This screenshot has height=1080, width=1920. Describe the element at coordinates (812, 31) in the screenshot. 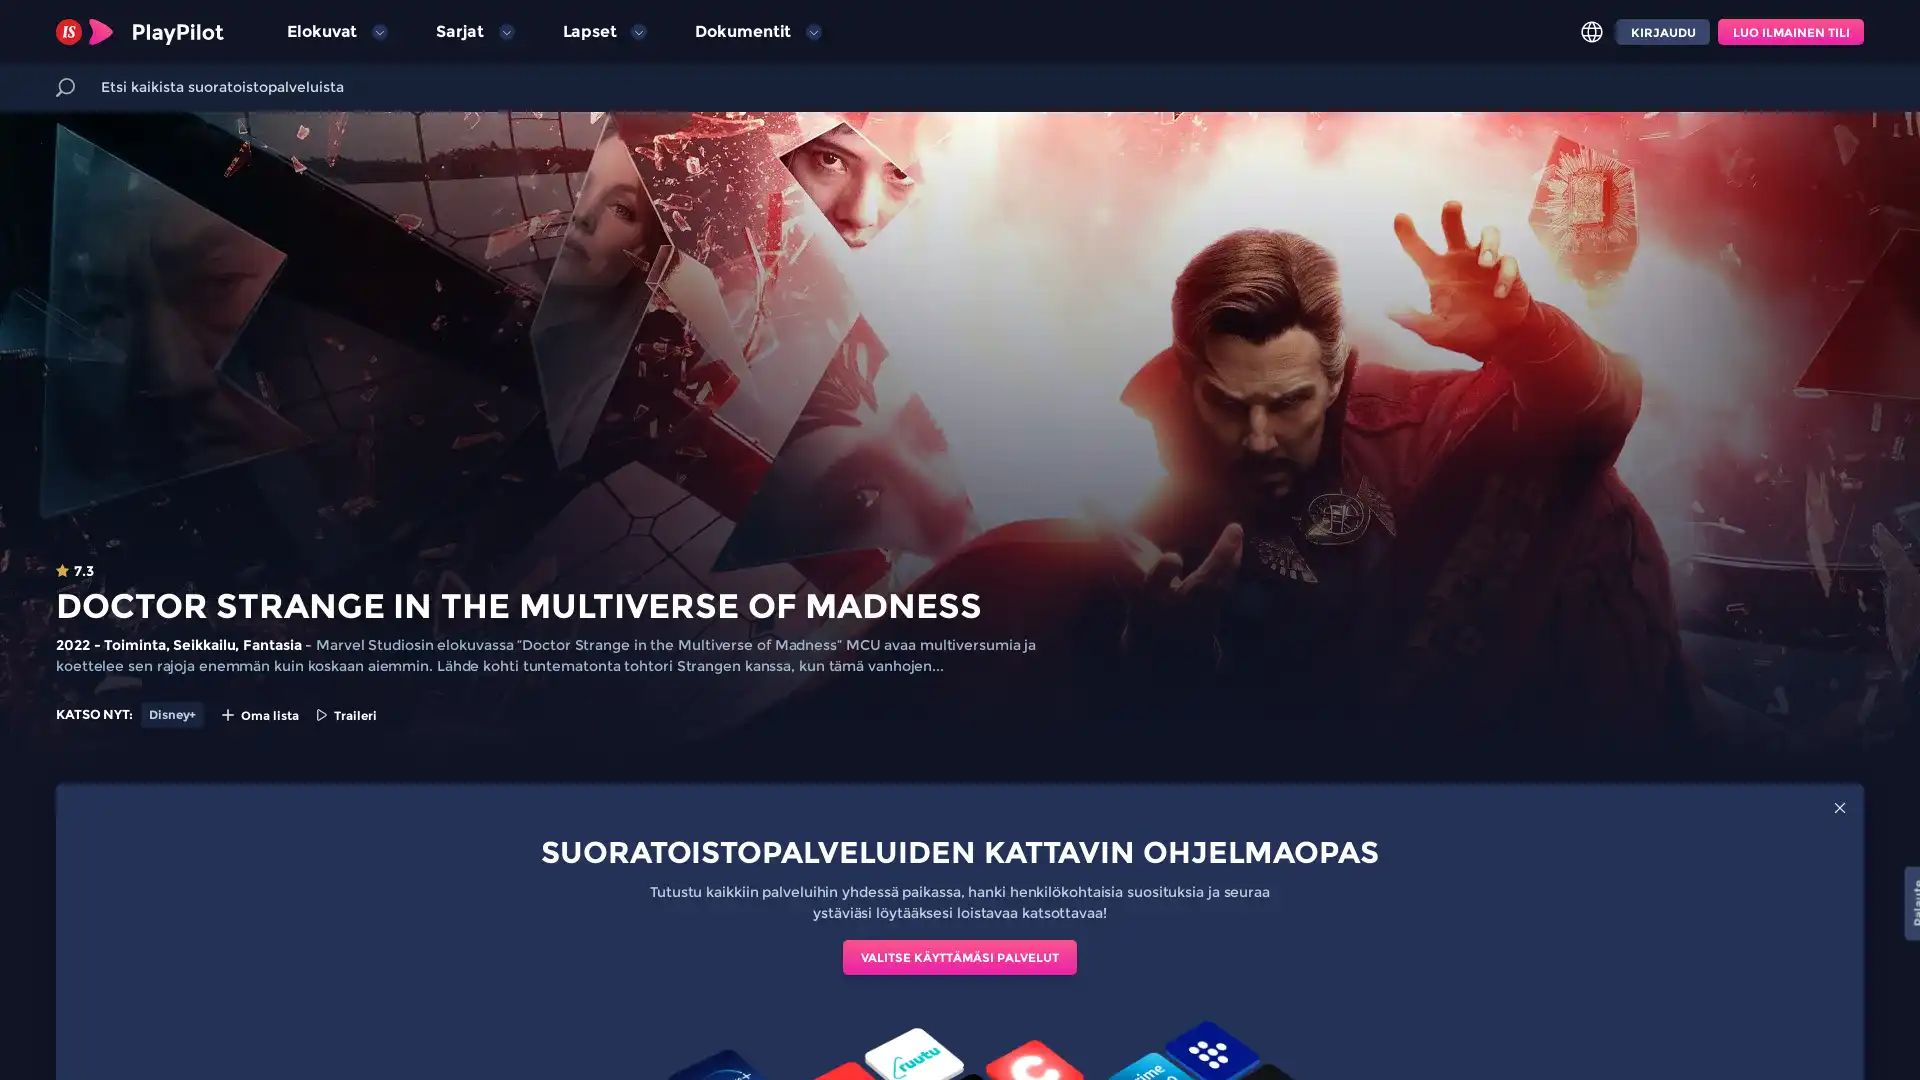

I see `Expand menu` at that location.